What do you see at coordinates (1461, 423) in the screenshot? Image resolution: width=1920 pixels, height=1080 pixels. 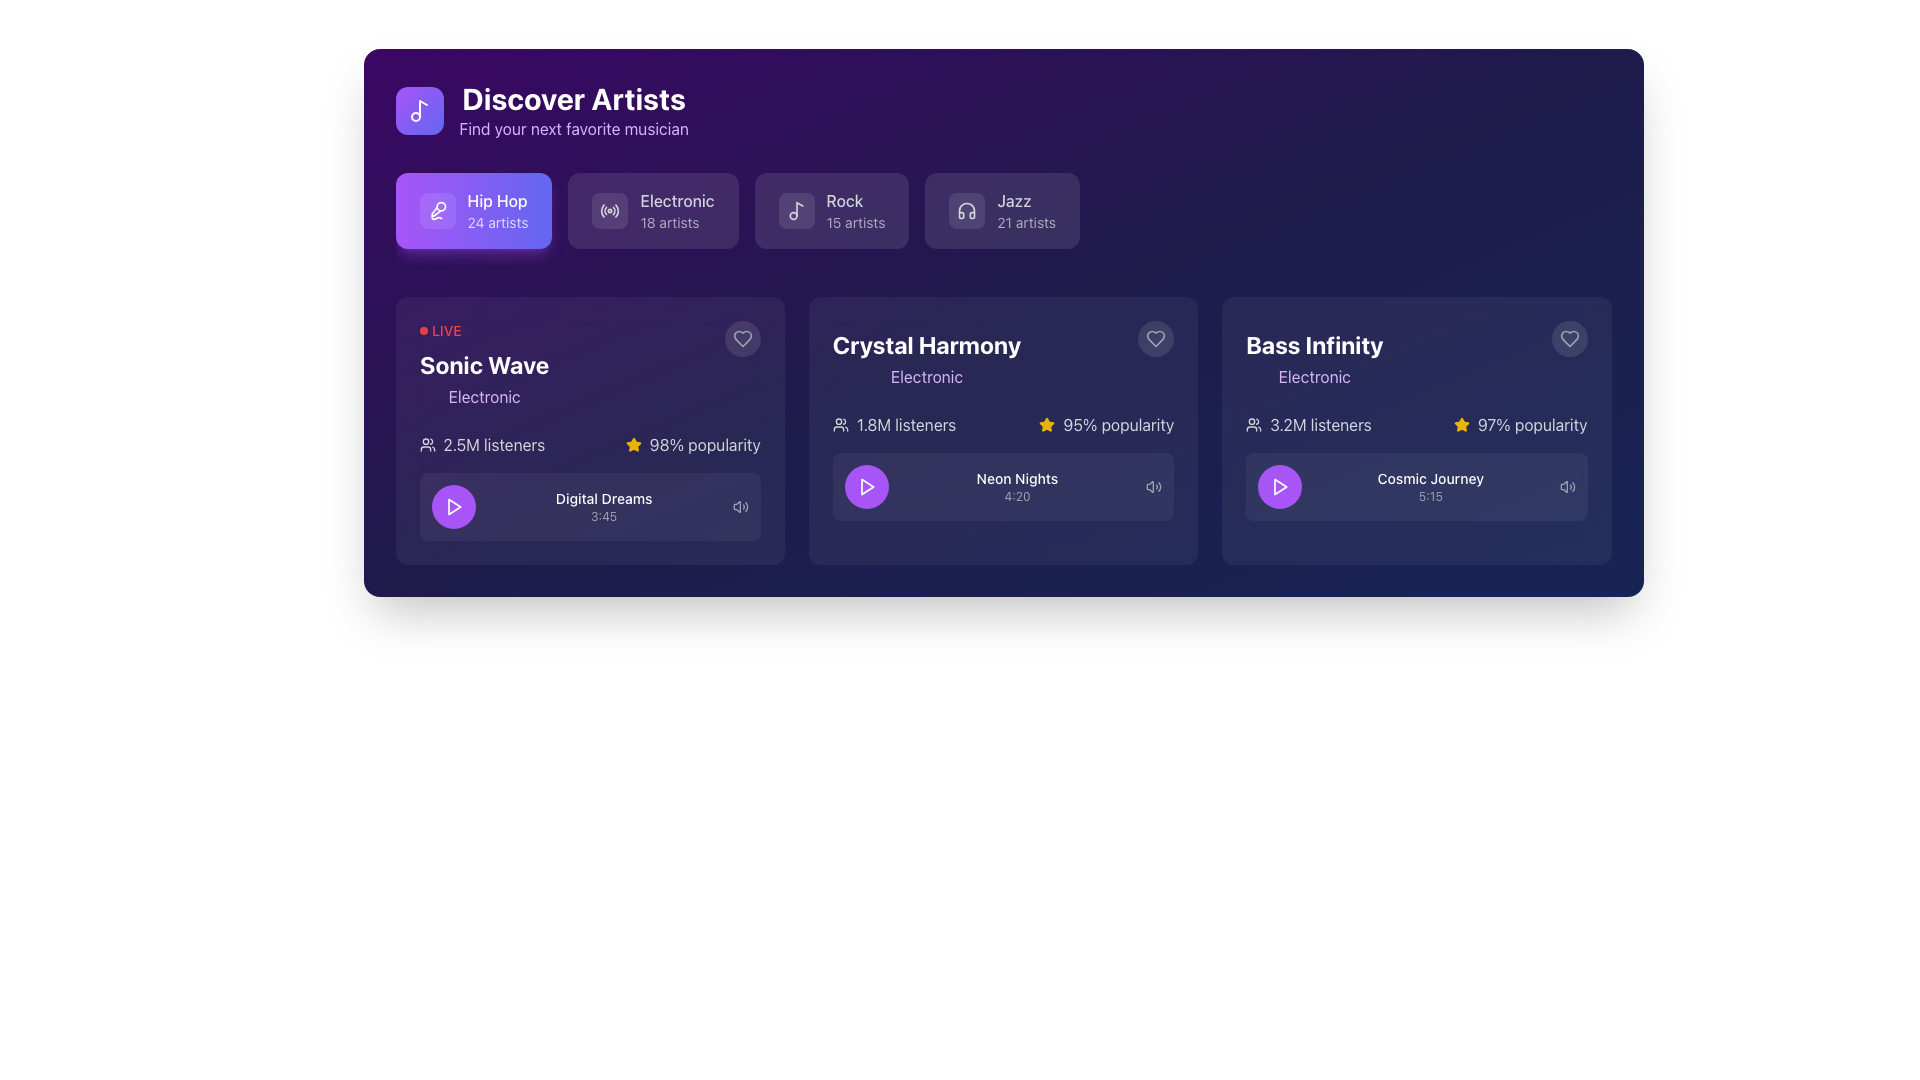 I see `the star icon indicating the popularity score of 'Bass Infinity', which is located to the left of the text '97% popularity'` at bounding box center [1461, 423].